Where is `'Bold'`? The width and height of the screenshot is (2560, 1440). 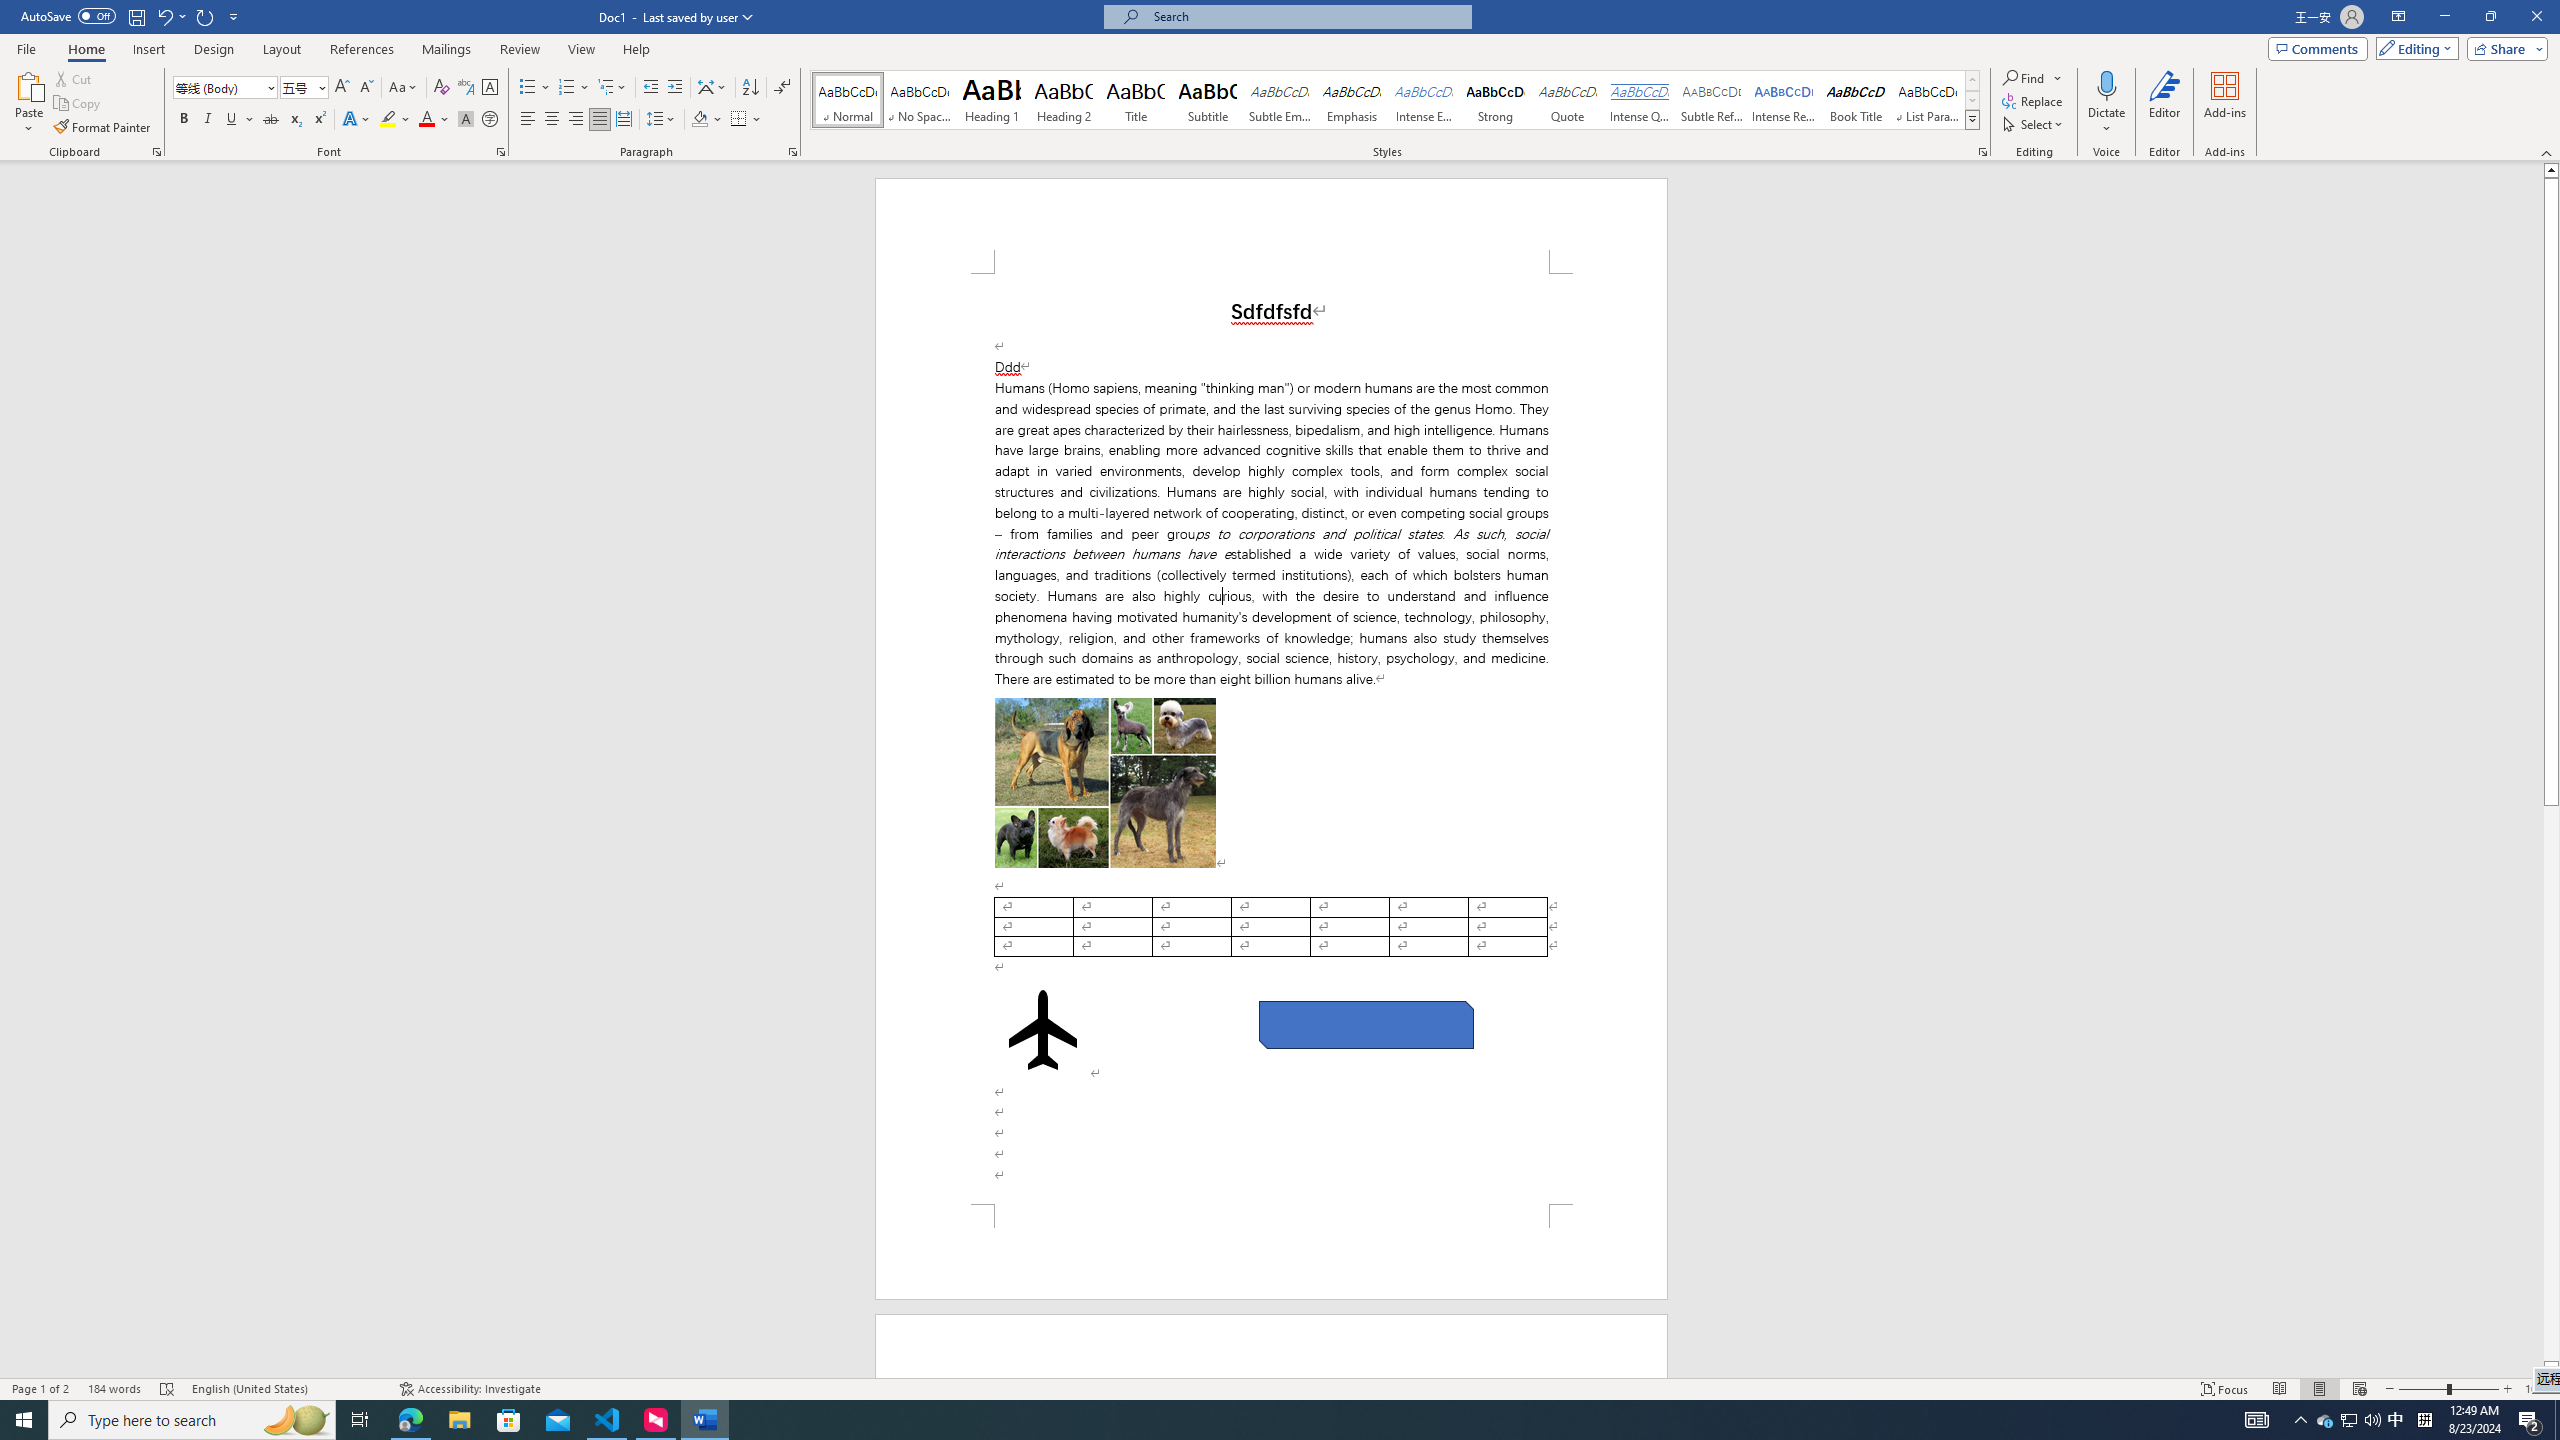
'Bold' is located at coordinates (183, 118).